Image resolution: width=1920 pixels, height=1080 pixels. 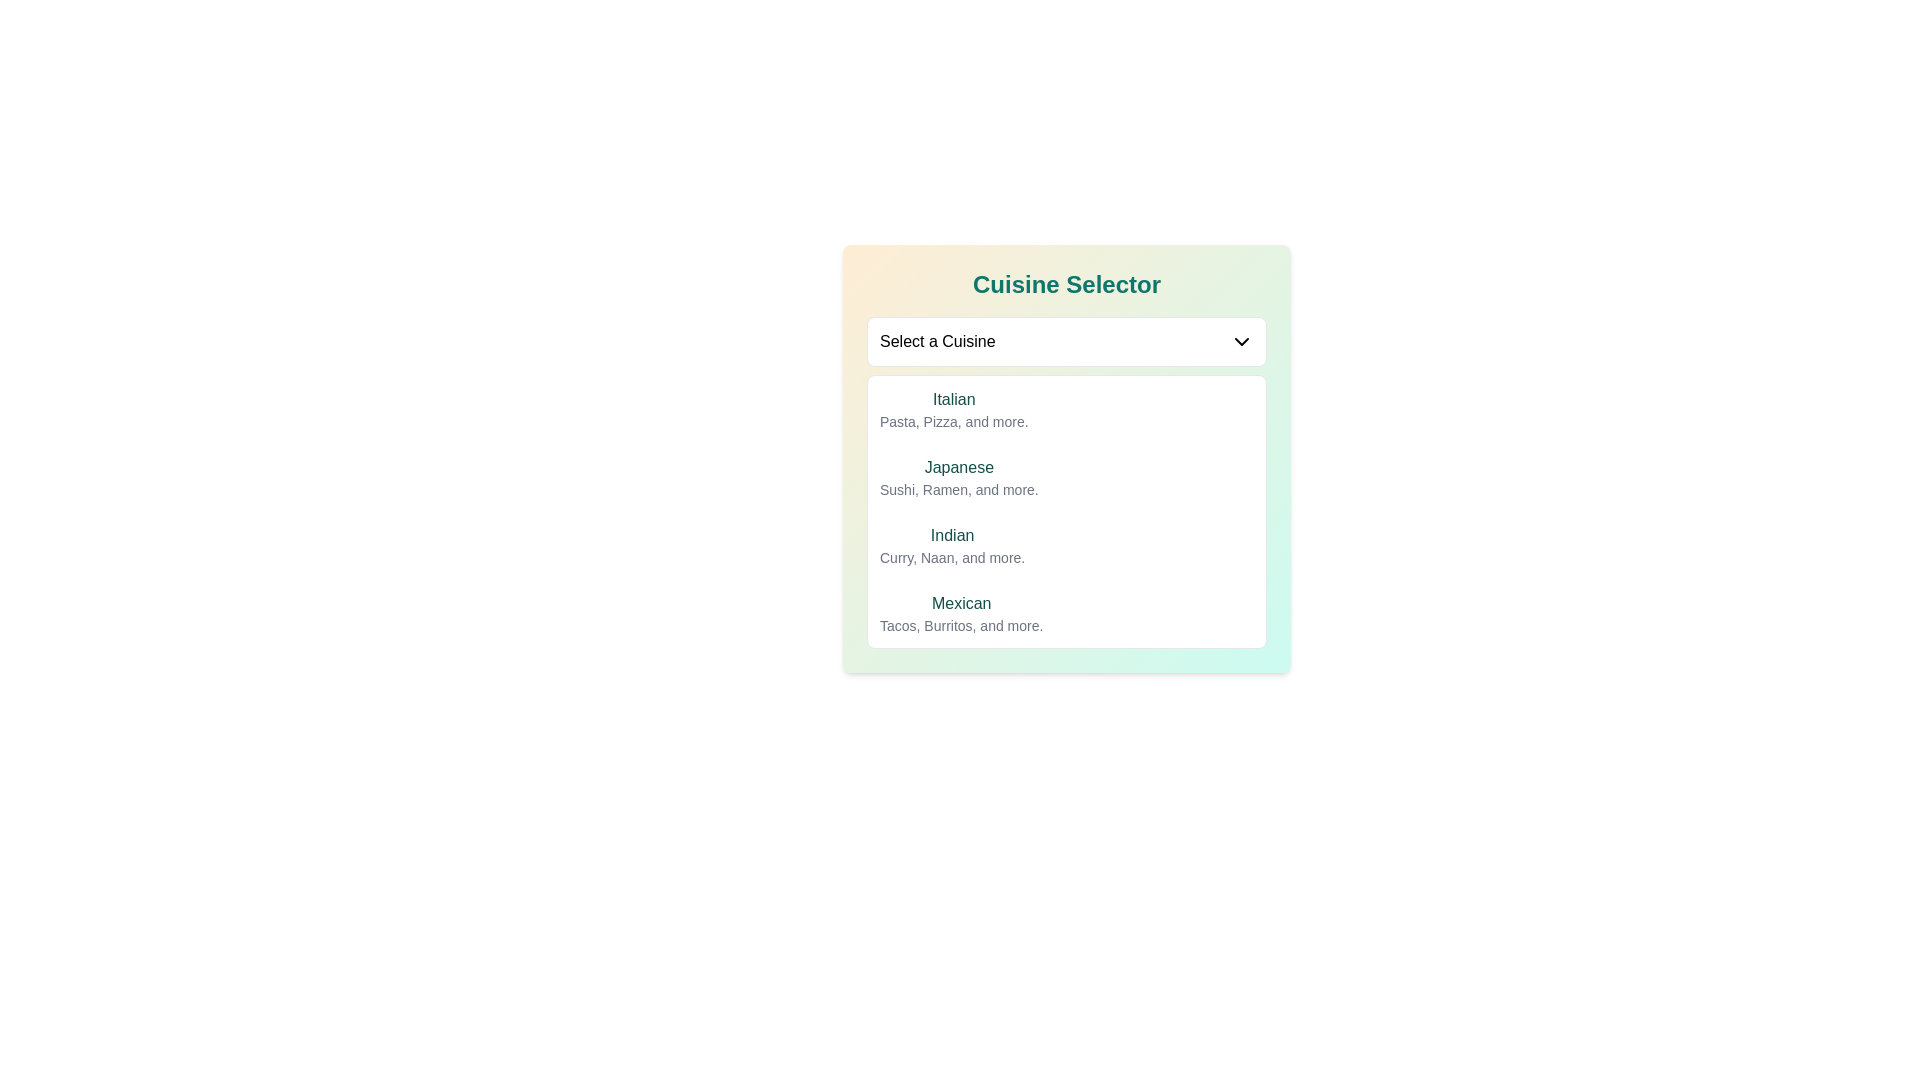 What do you see at coordinates (953, 400) in the screenshot?
I see `the static text element displaying 'Italian' in the dropdown list under the 'Cuisine Selector' header` at bounding box center [953, 400].